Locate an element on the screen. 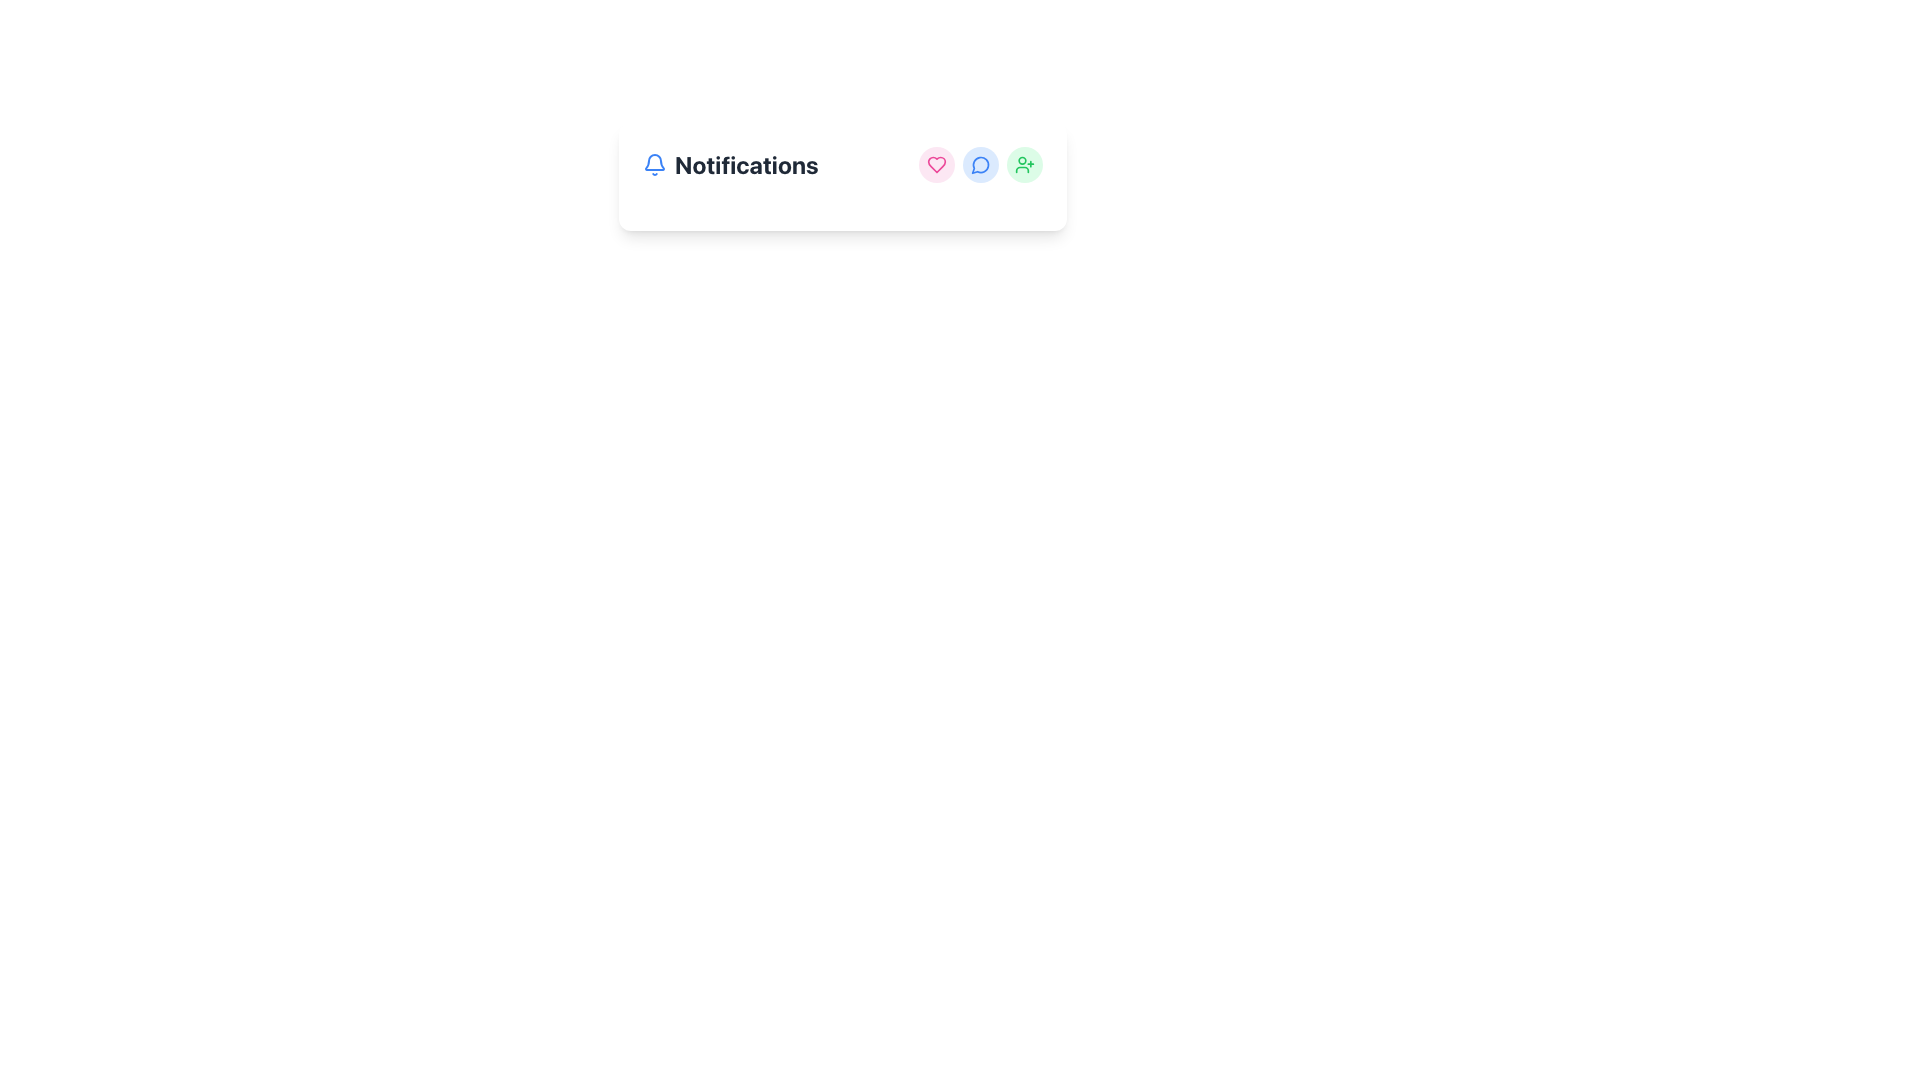 This screenshot has height=1080, width=1920. the heart-shaped icon outlined in pink, located within the notification interface on the far right of the notifications bar is located at coordinates (935, 164).